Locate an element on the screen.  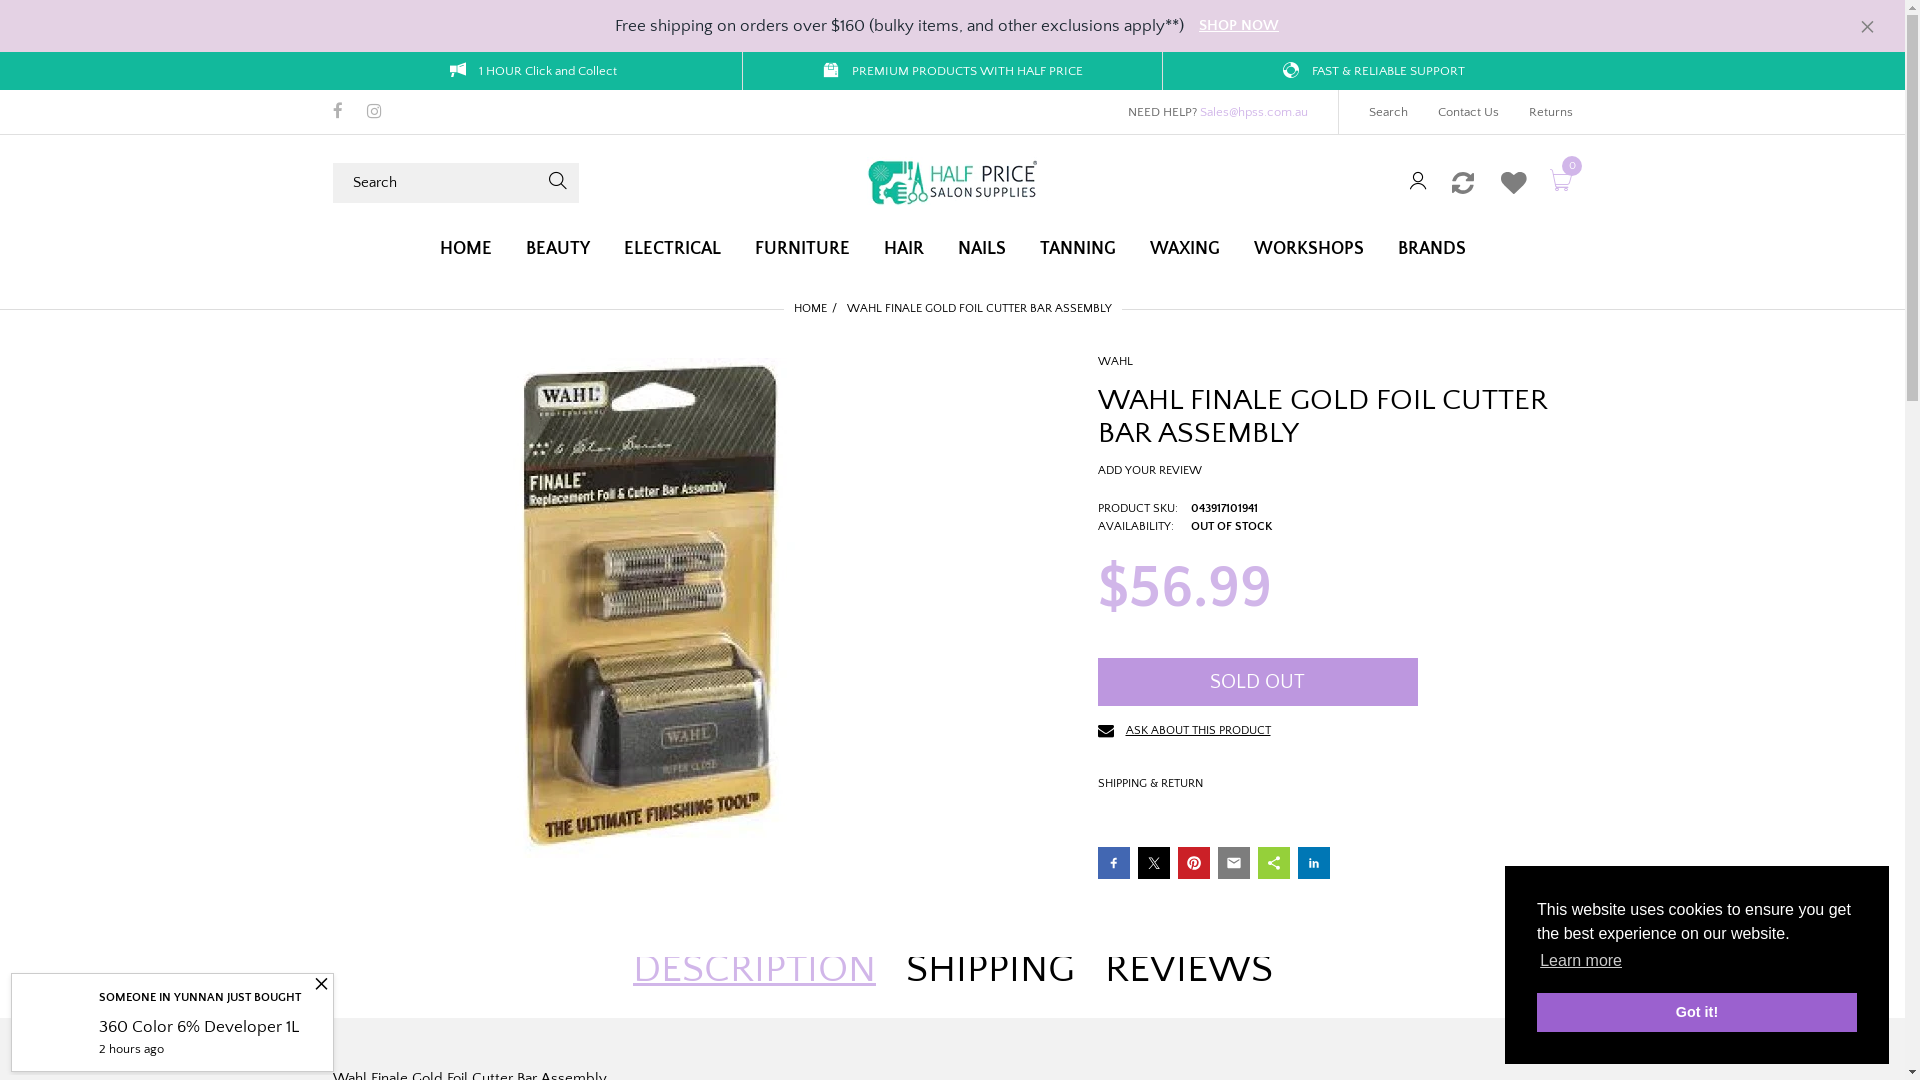
'Sign in' is located at coordinates (1405, 182).